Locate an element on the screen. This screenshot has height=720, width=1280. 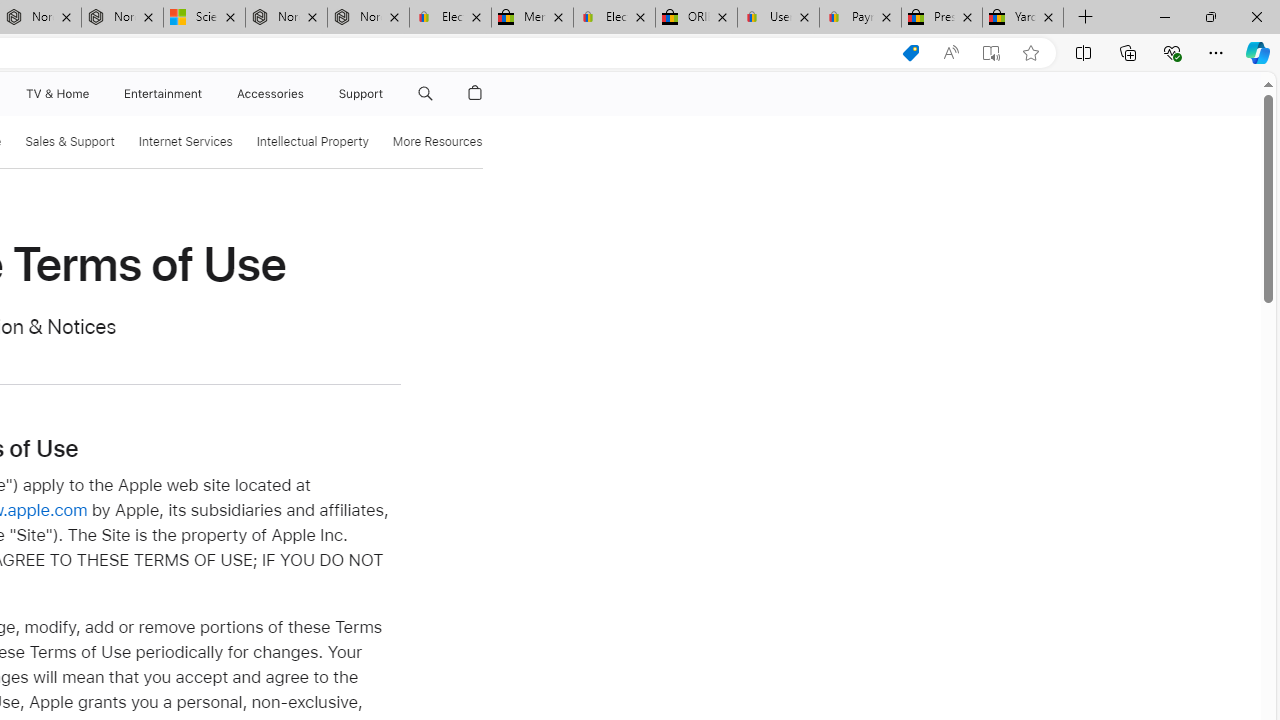
'AutomationID: globalnav-bag' is located at coordinates (474, 93).